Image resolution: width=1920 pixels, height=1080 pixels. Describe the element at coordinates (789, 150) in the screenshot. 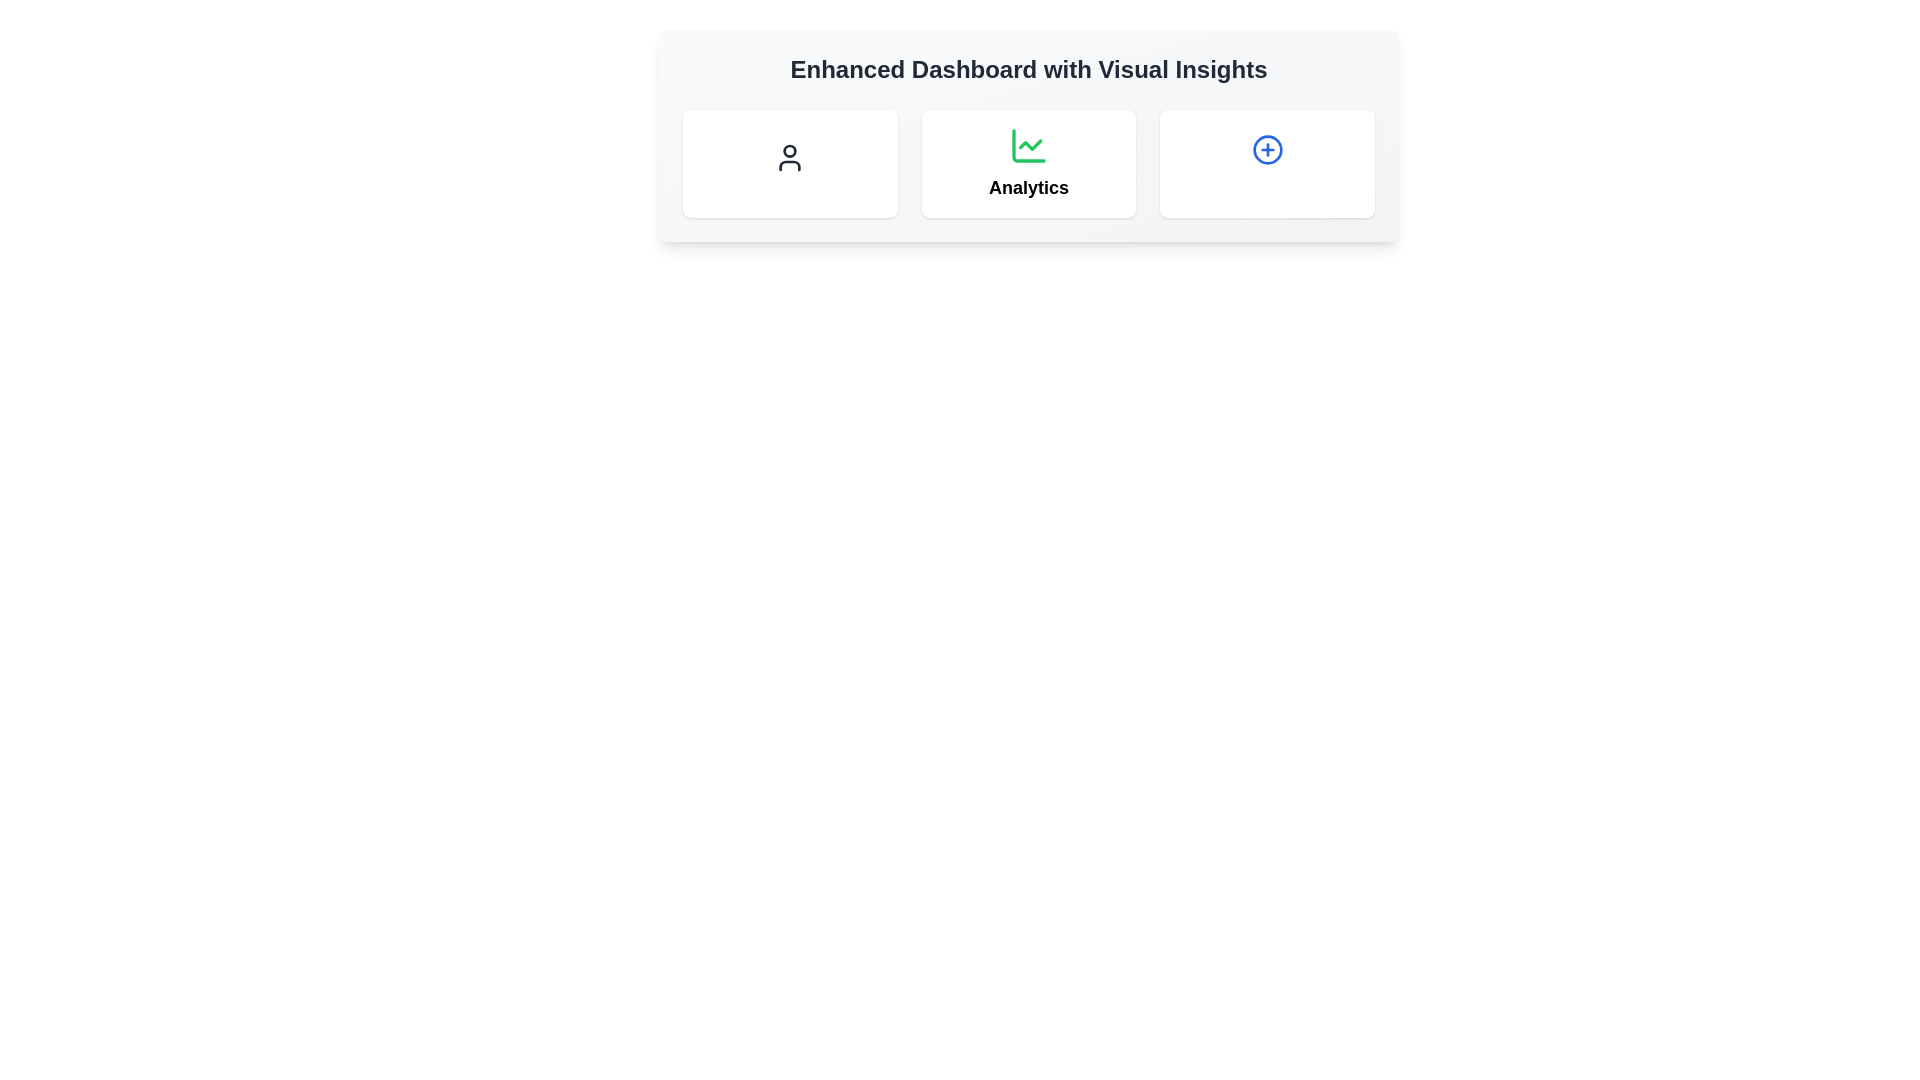

I see `the circular icon resembling a user silhouette located at the top edge of the leftmost icon in a three-icon row` at that location.